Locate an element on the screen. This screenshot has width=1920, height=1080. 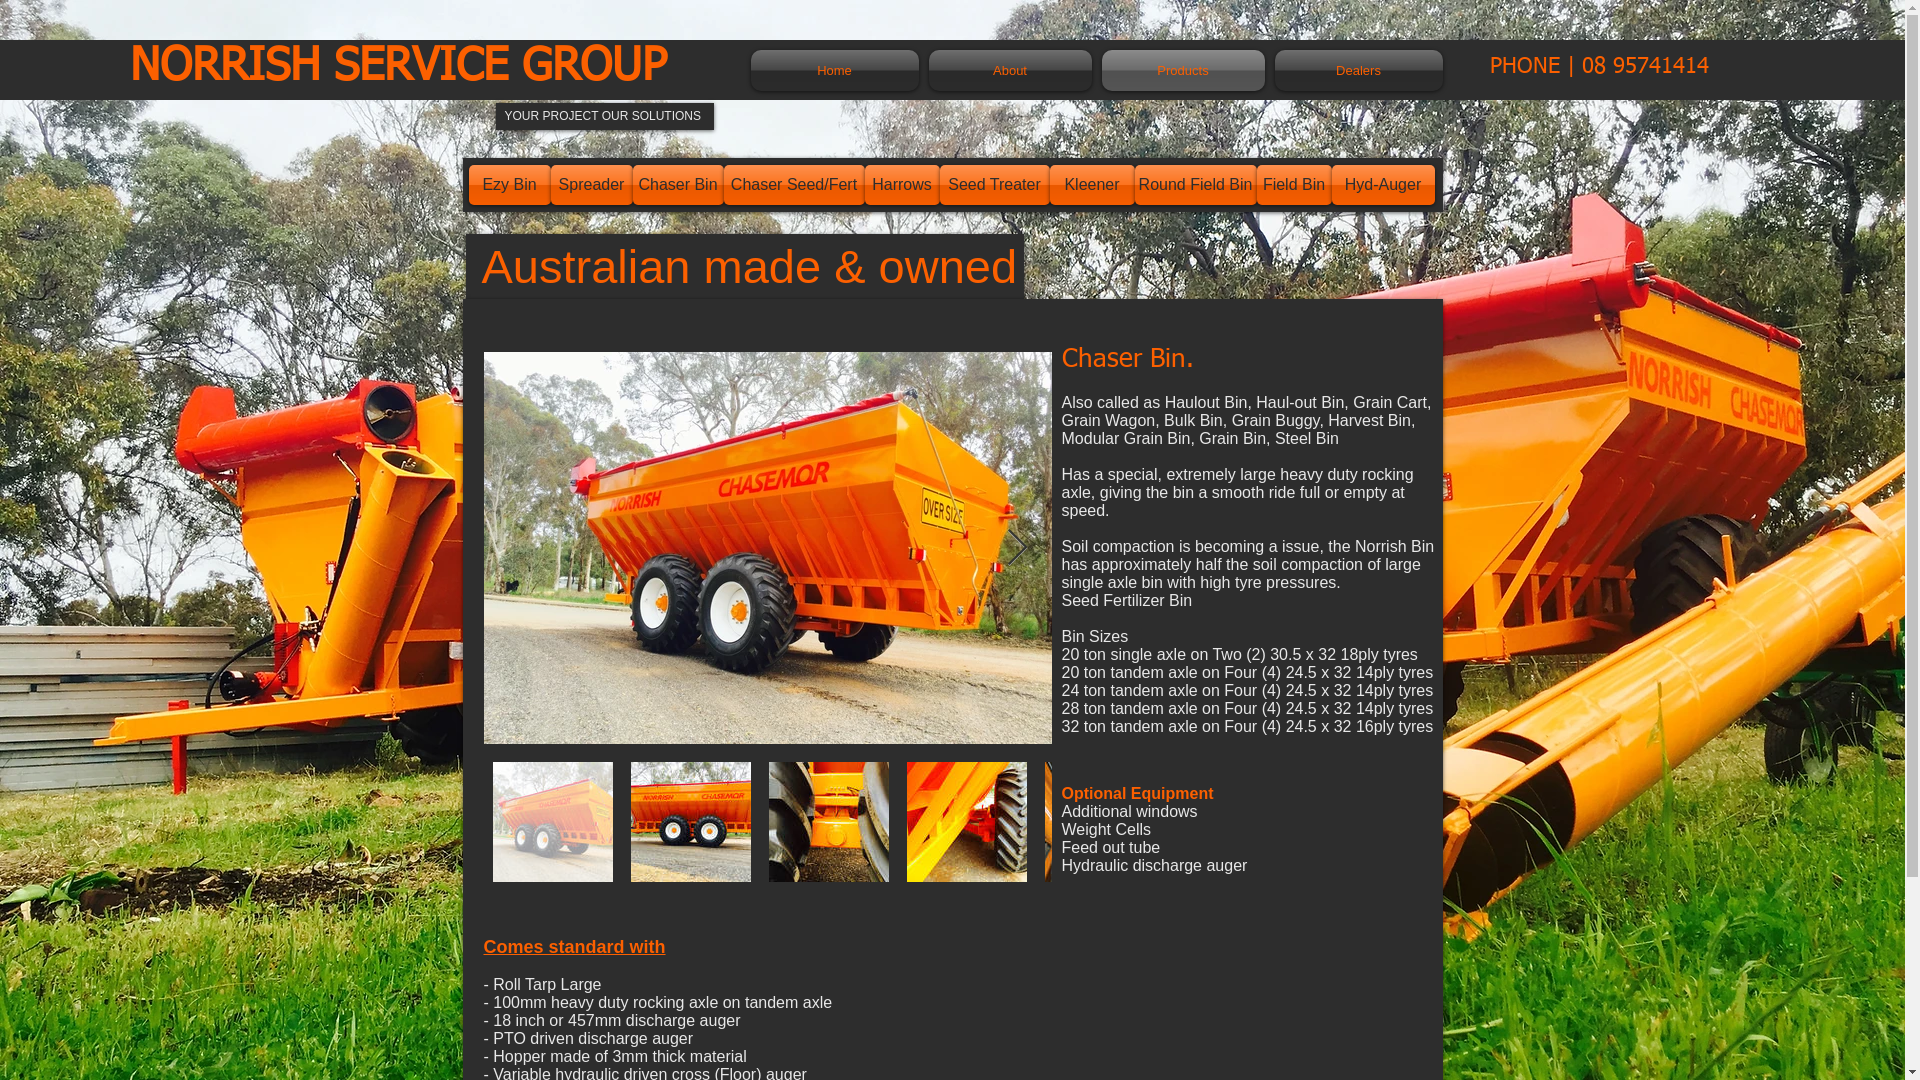
'Chaser Seed/Fert' is located at coordinates (723, 185).